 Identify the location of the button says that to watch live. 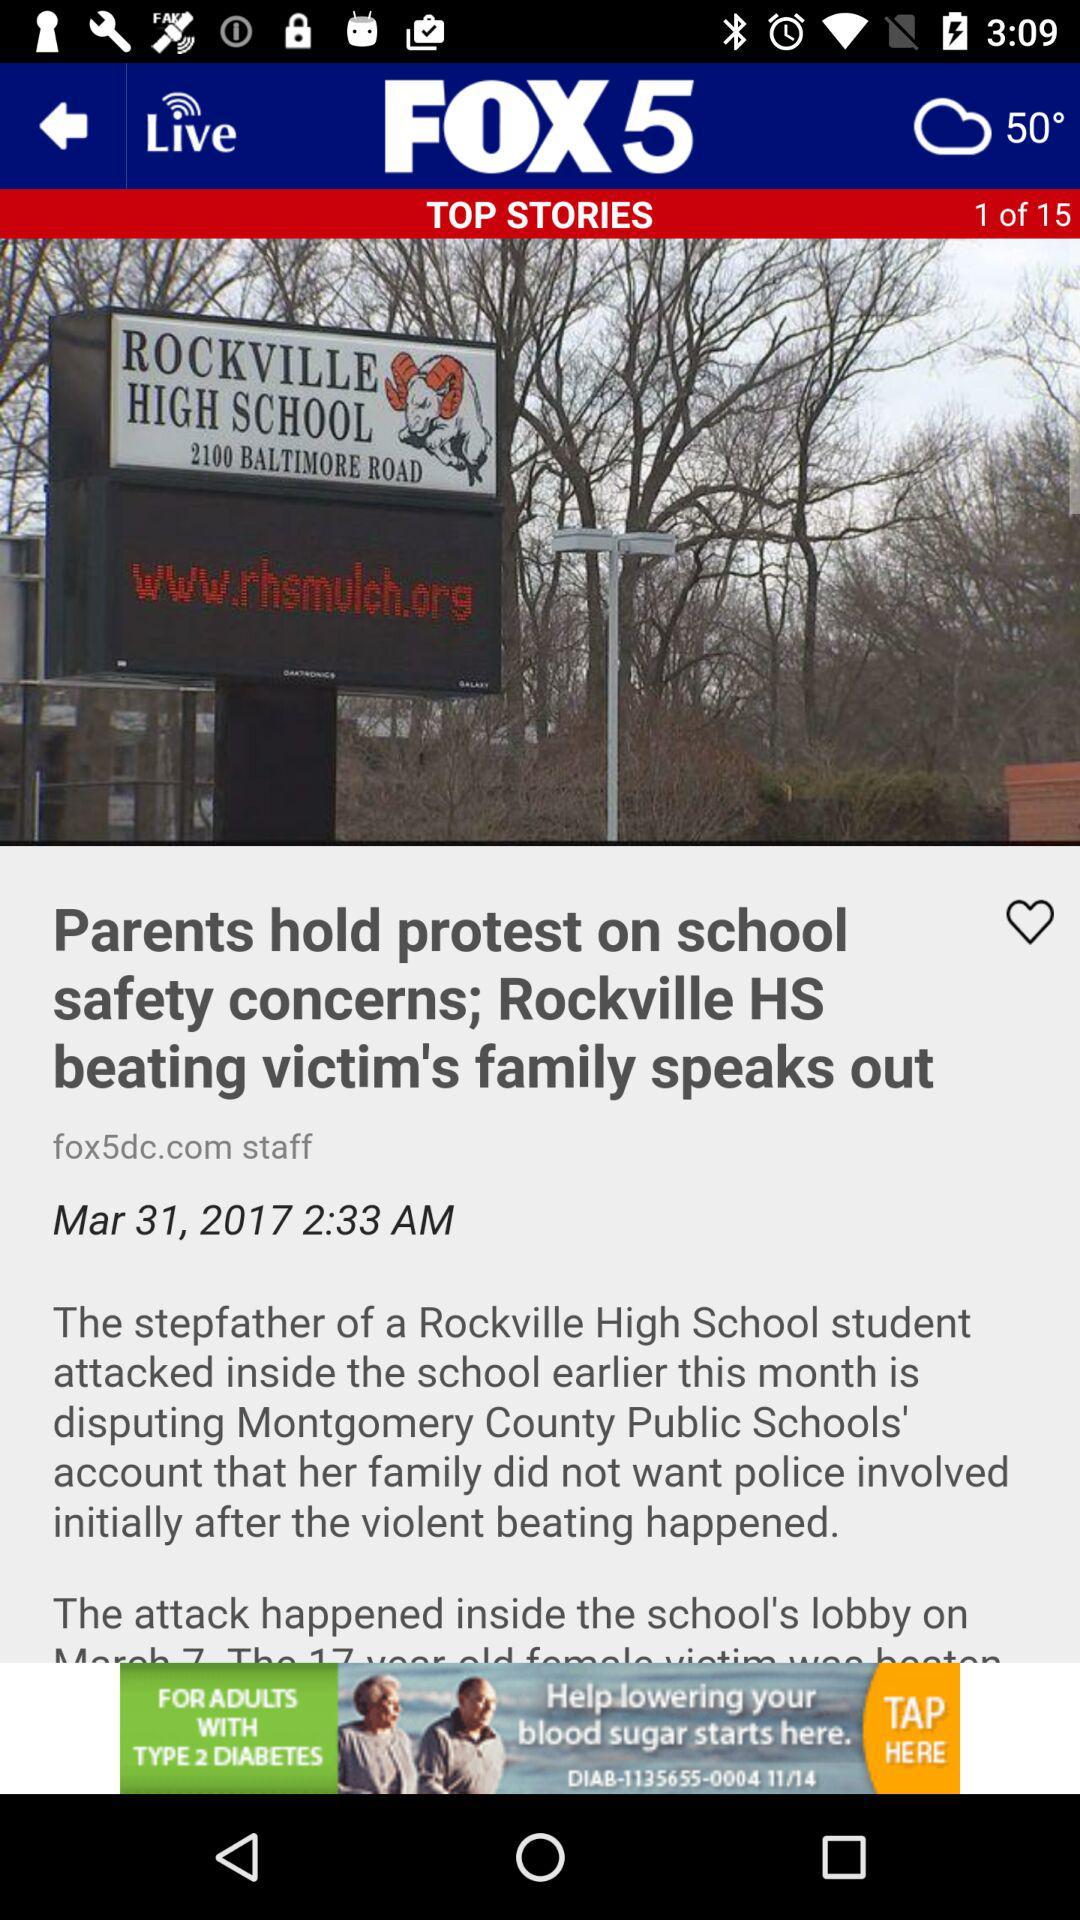
(189, 124).